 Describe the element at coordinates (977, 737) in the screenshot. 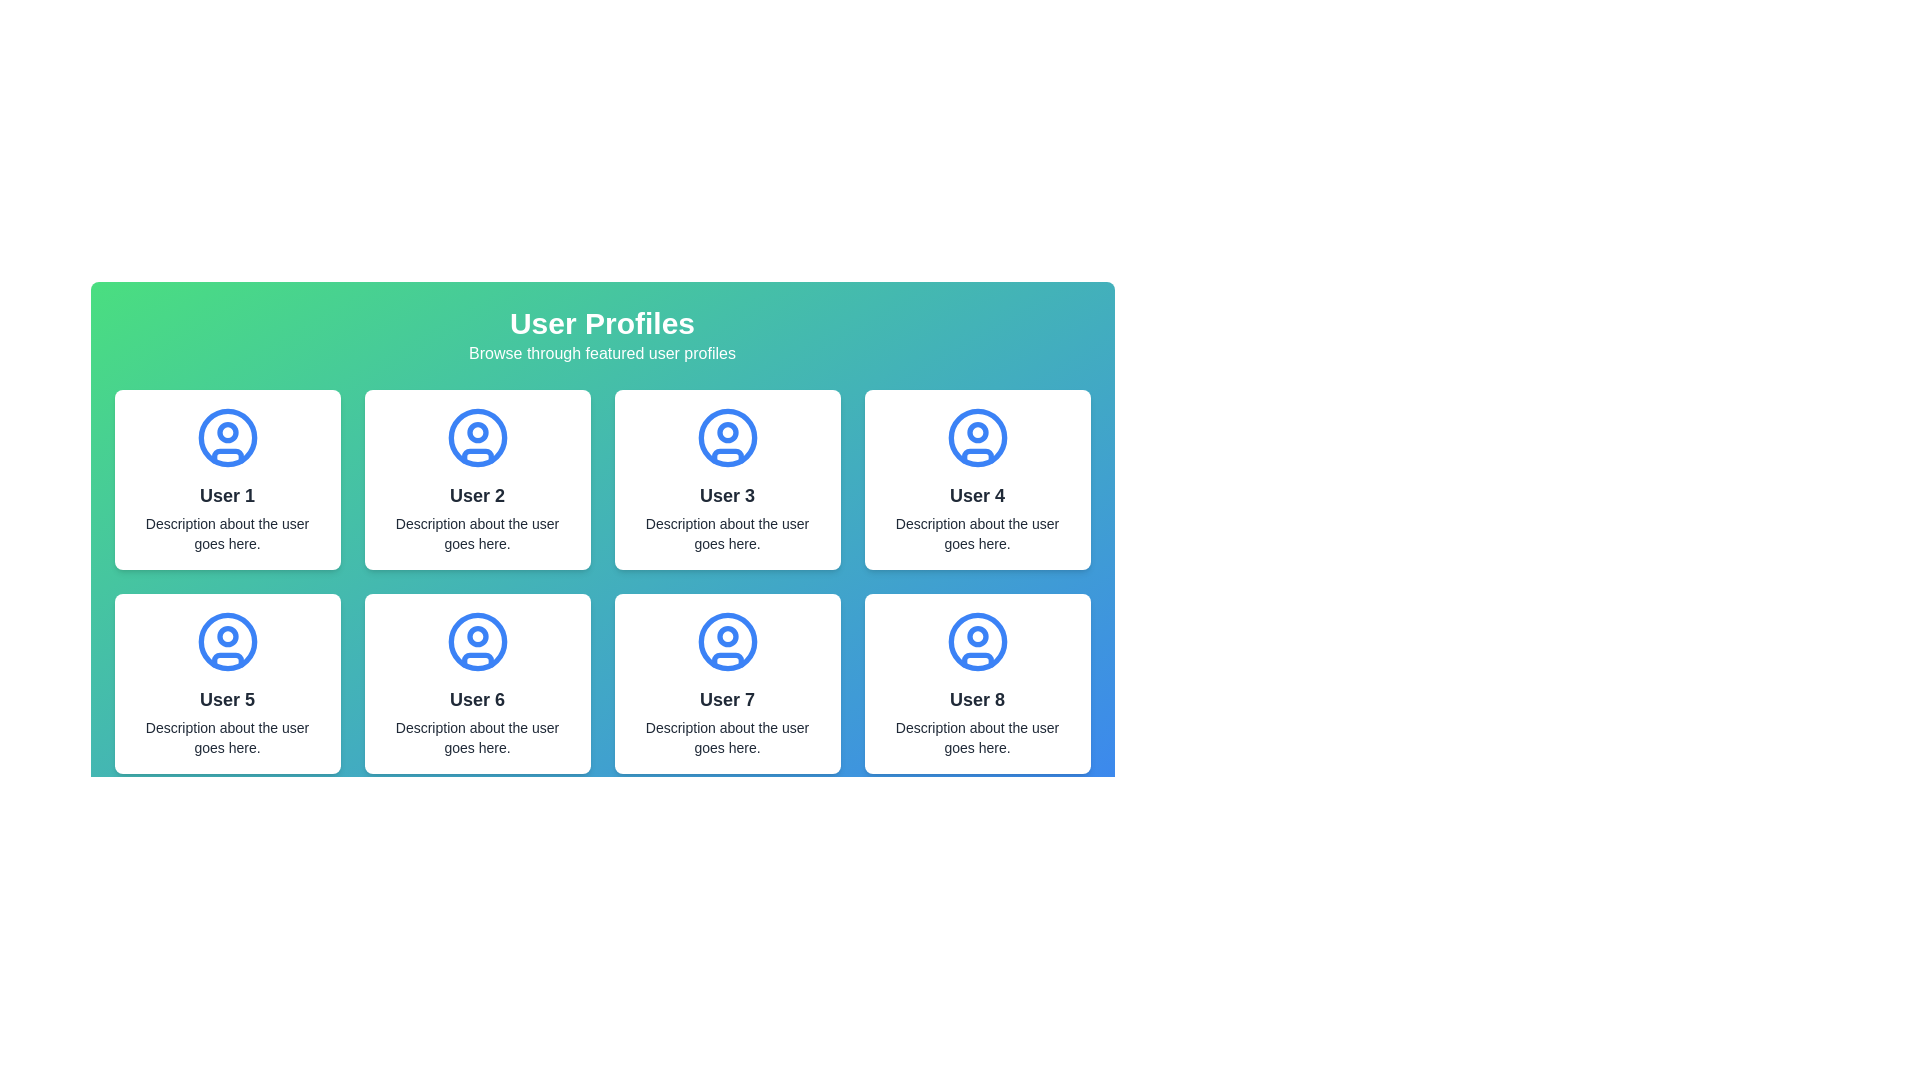

I see `text label that displays 'Description about the user goes here.' located directly below 'User 8' in the user information card` at that location.